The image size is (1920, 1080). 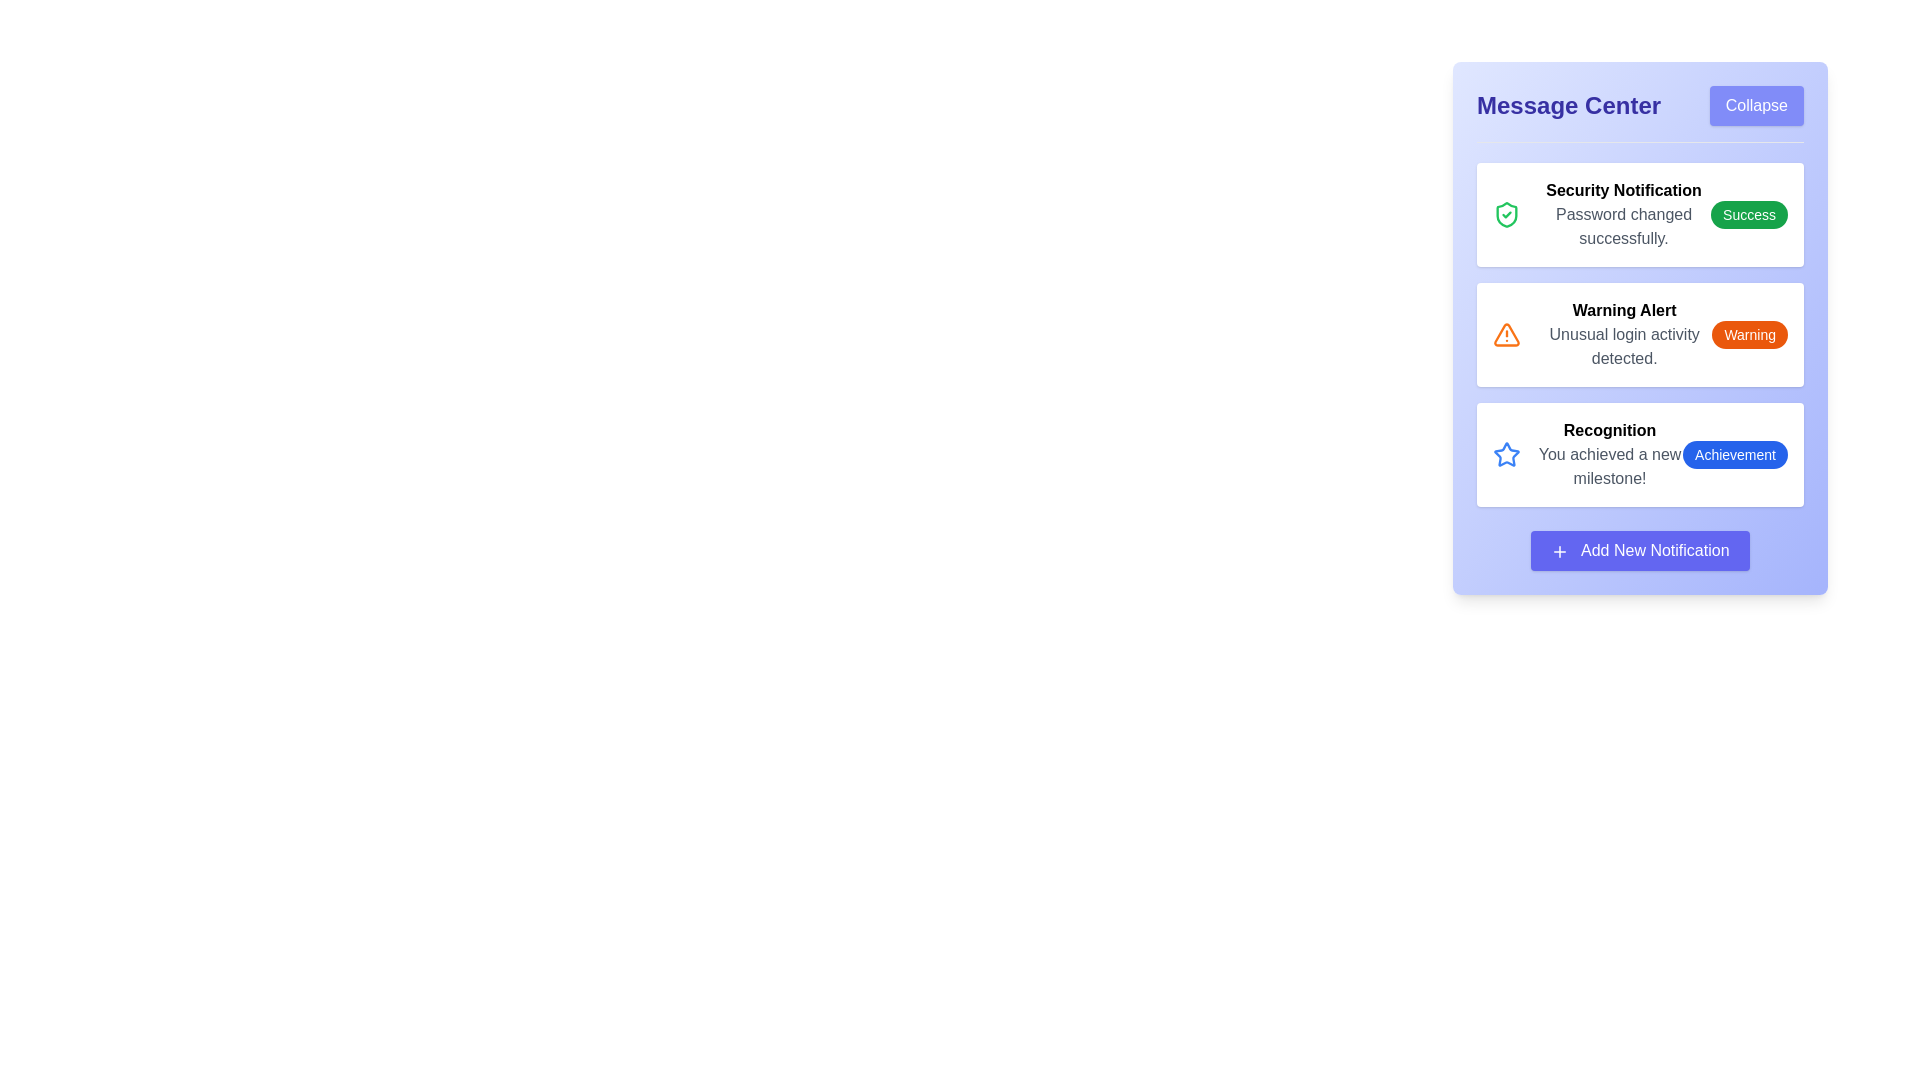 What do you see at coordinates (1640, 551) in the screenshot?
I see `the 'Add Notification' button located at the bottom of the 'Message Center' card` at bounding box center [1640, 551].